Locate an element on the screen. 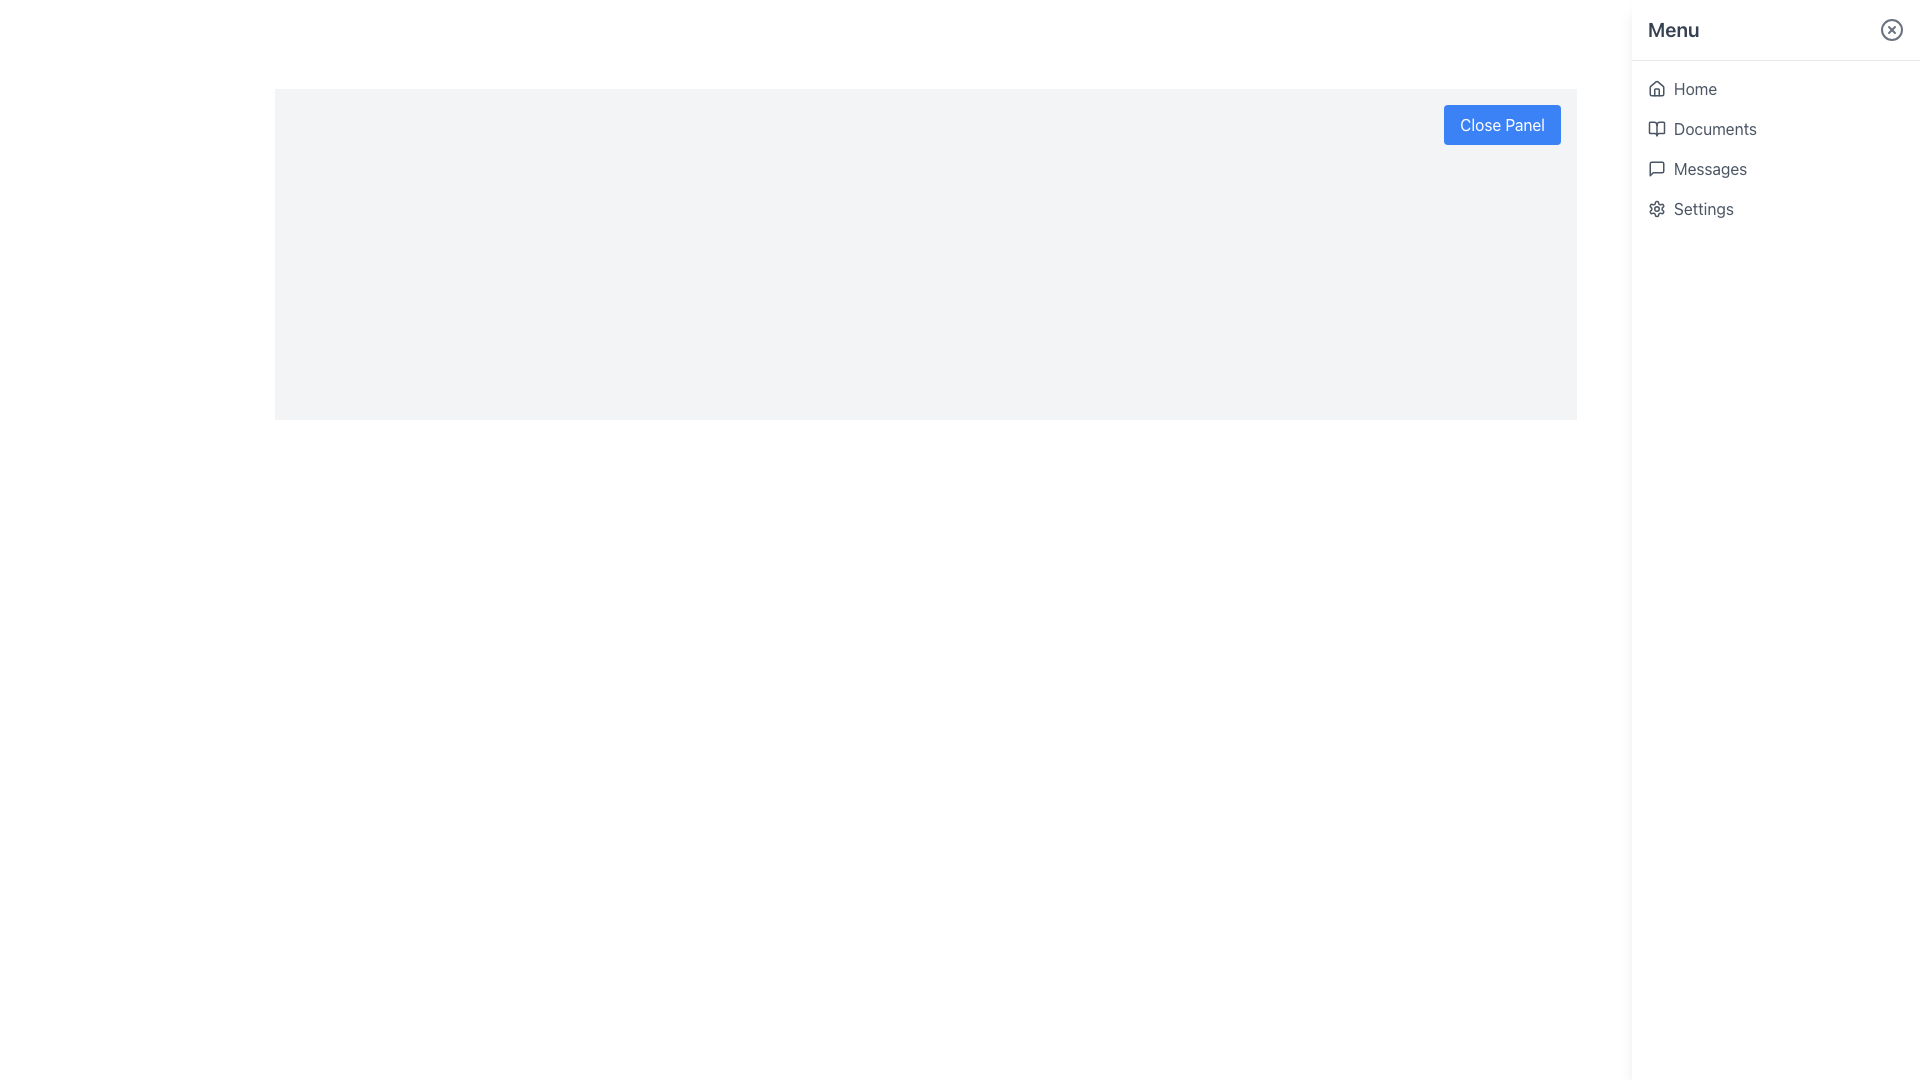  the 'Home' icon located in the right-hand side menu is located at coordinates (1656, 87).